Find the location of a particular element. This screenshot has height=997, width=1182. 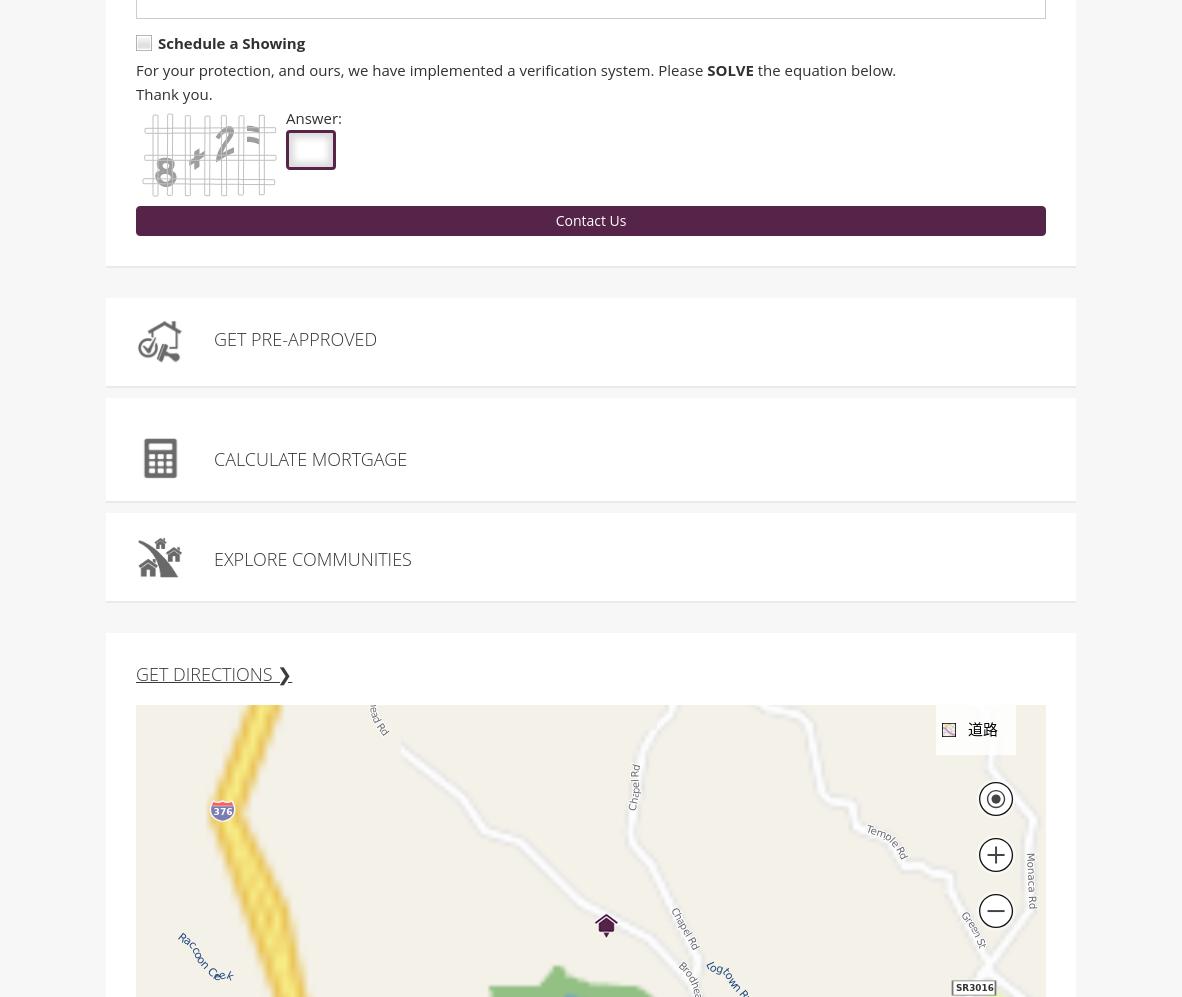

'For your protection, and ours, we have implemented a verification system.
                            Please' is located at coordinates (136, 71).